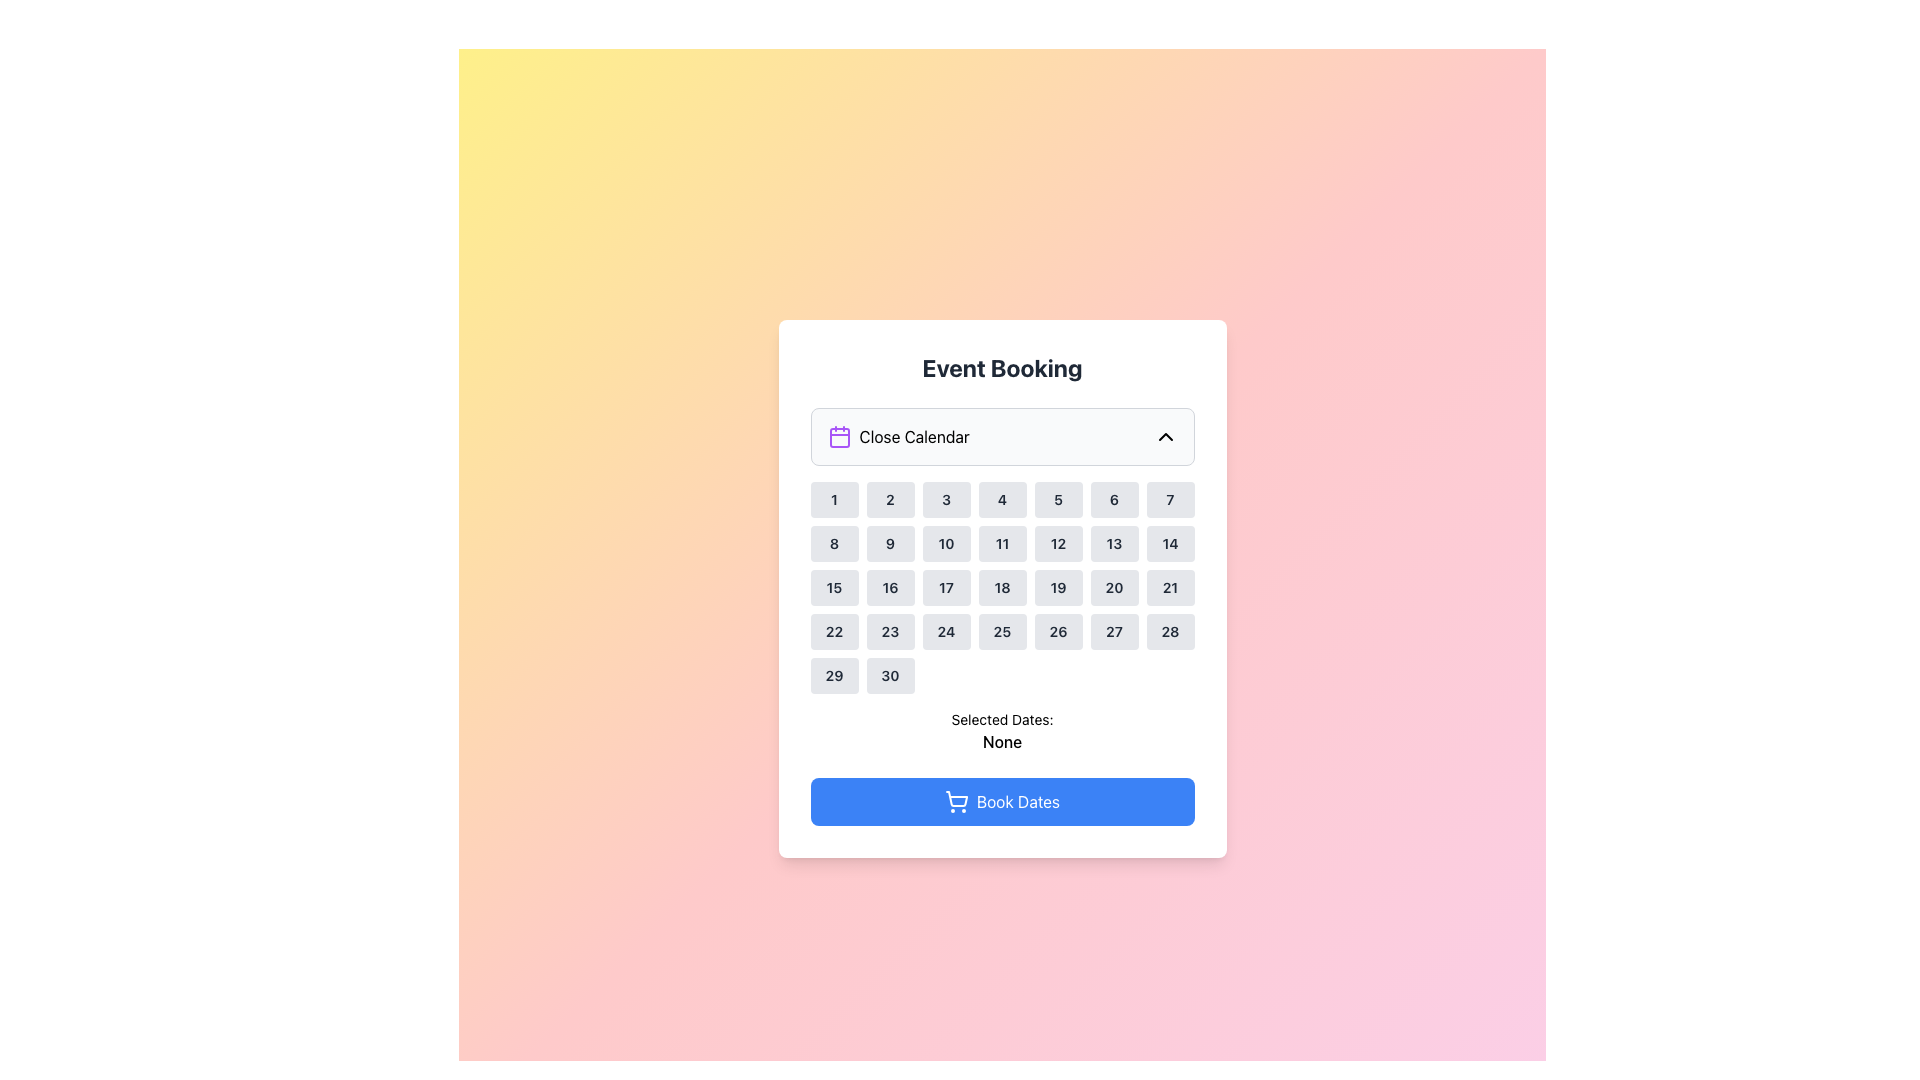 The height and width of the screenshot is (1080, 1920). I want to click on keyboard navigation, so click(945, 632).